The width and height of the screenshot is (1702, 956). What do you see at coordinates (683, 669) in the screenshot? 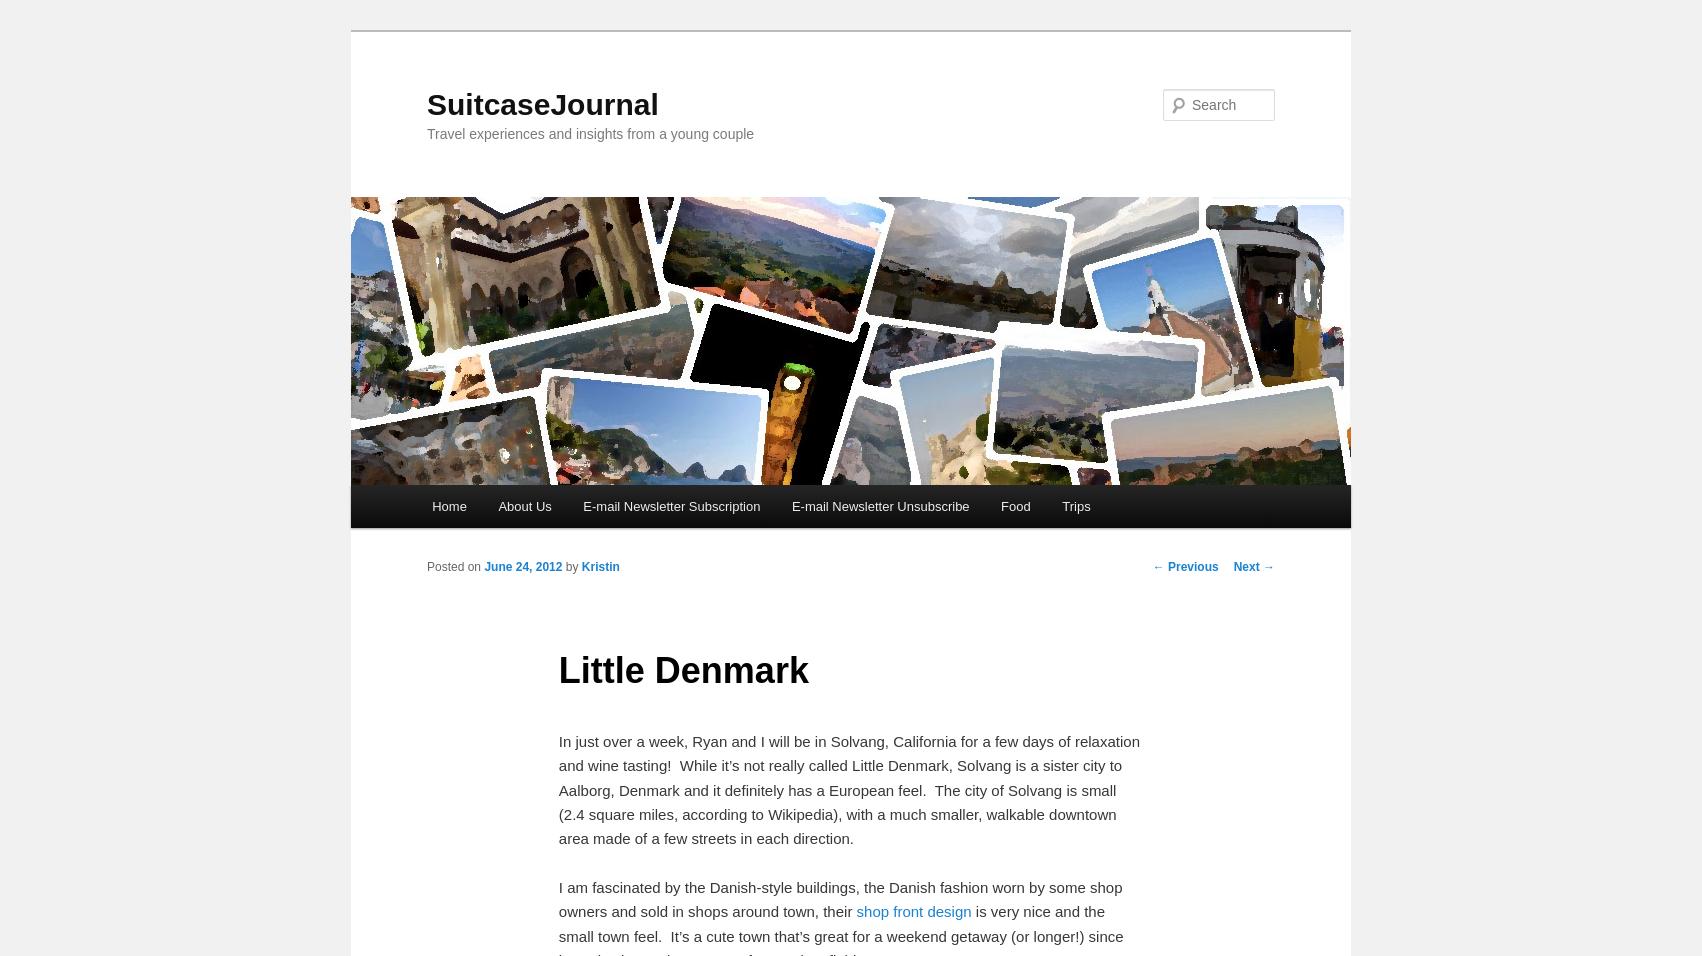
I see `'Little Denmark'` at bounding box center [683, 669].